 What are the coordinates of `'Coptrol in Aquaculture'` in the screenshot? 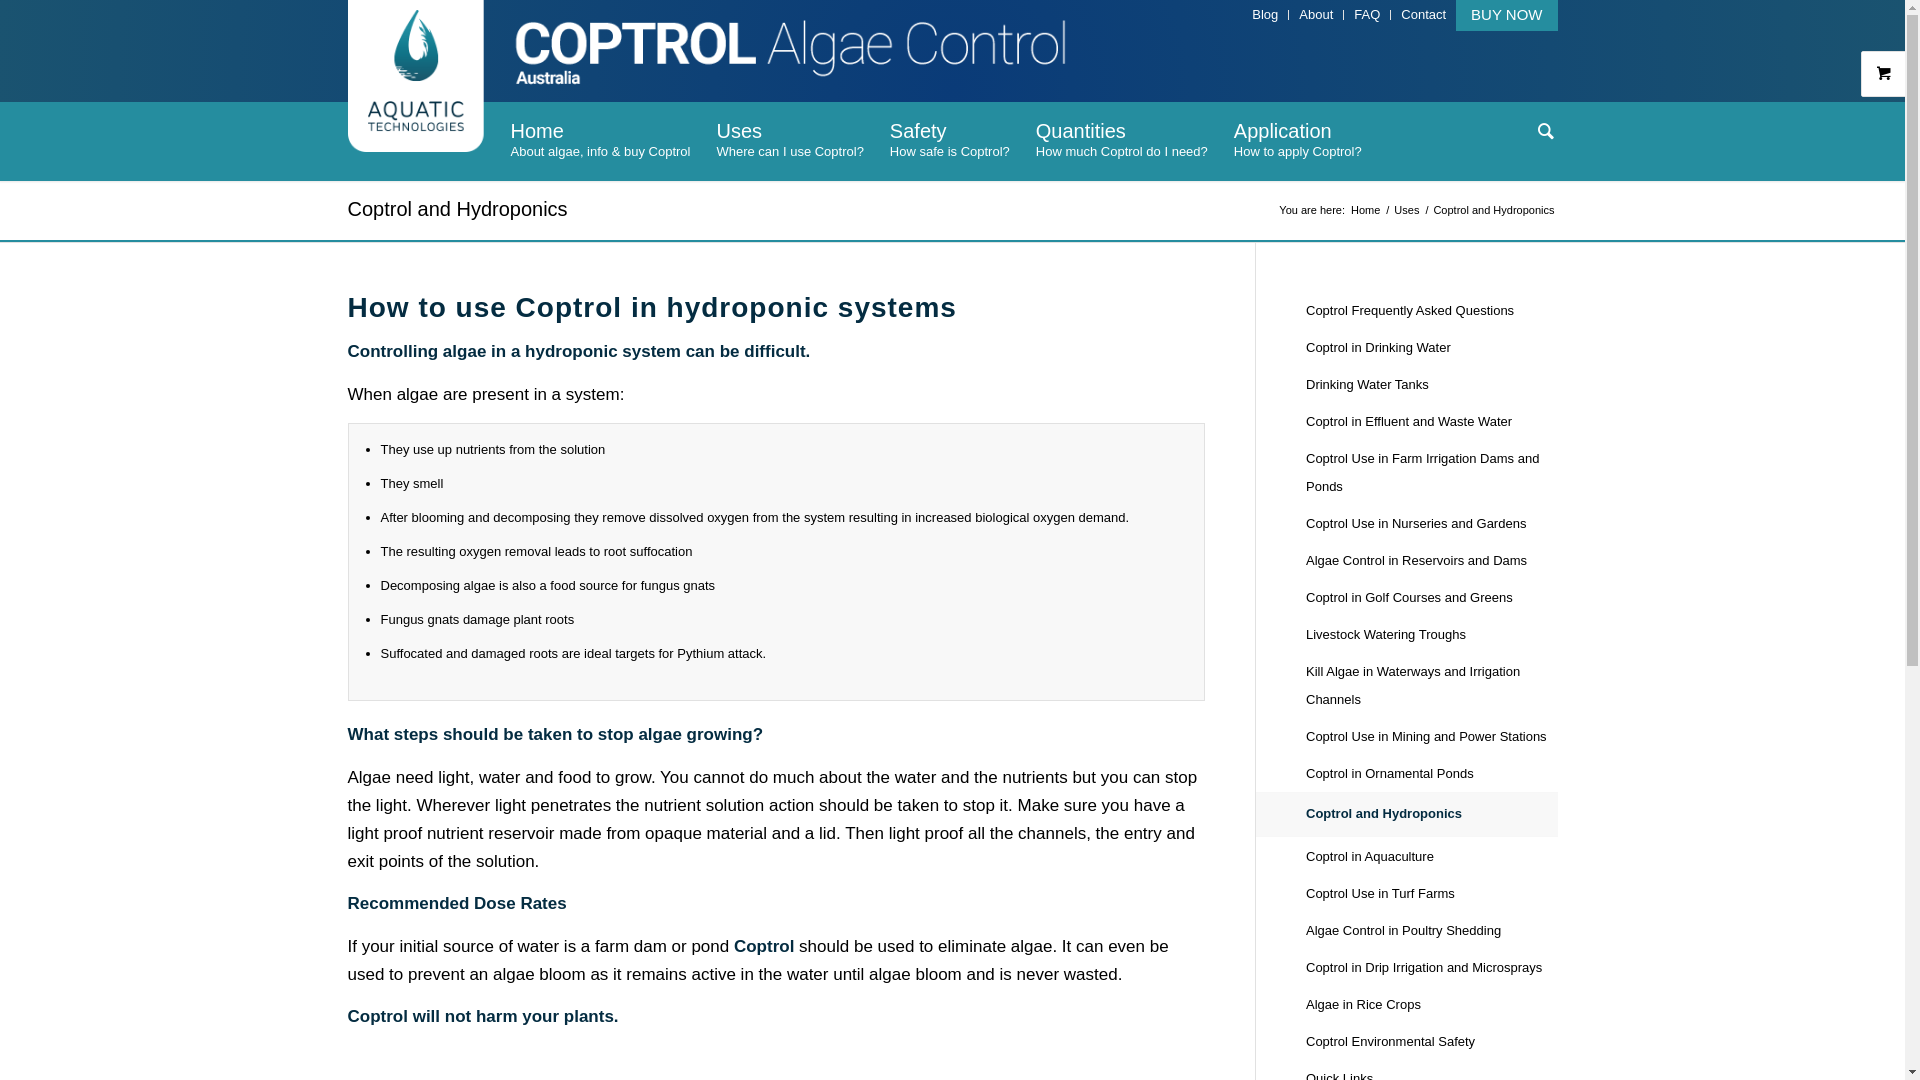 It's located at (1430, 855).